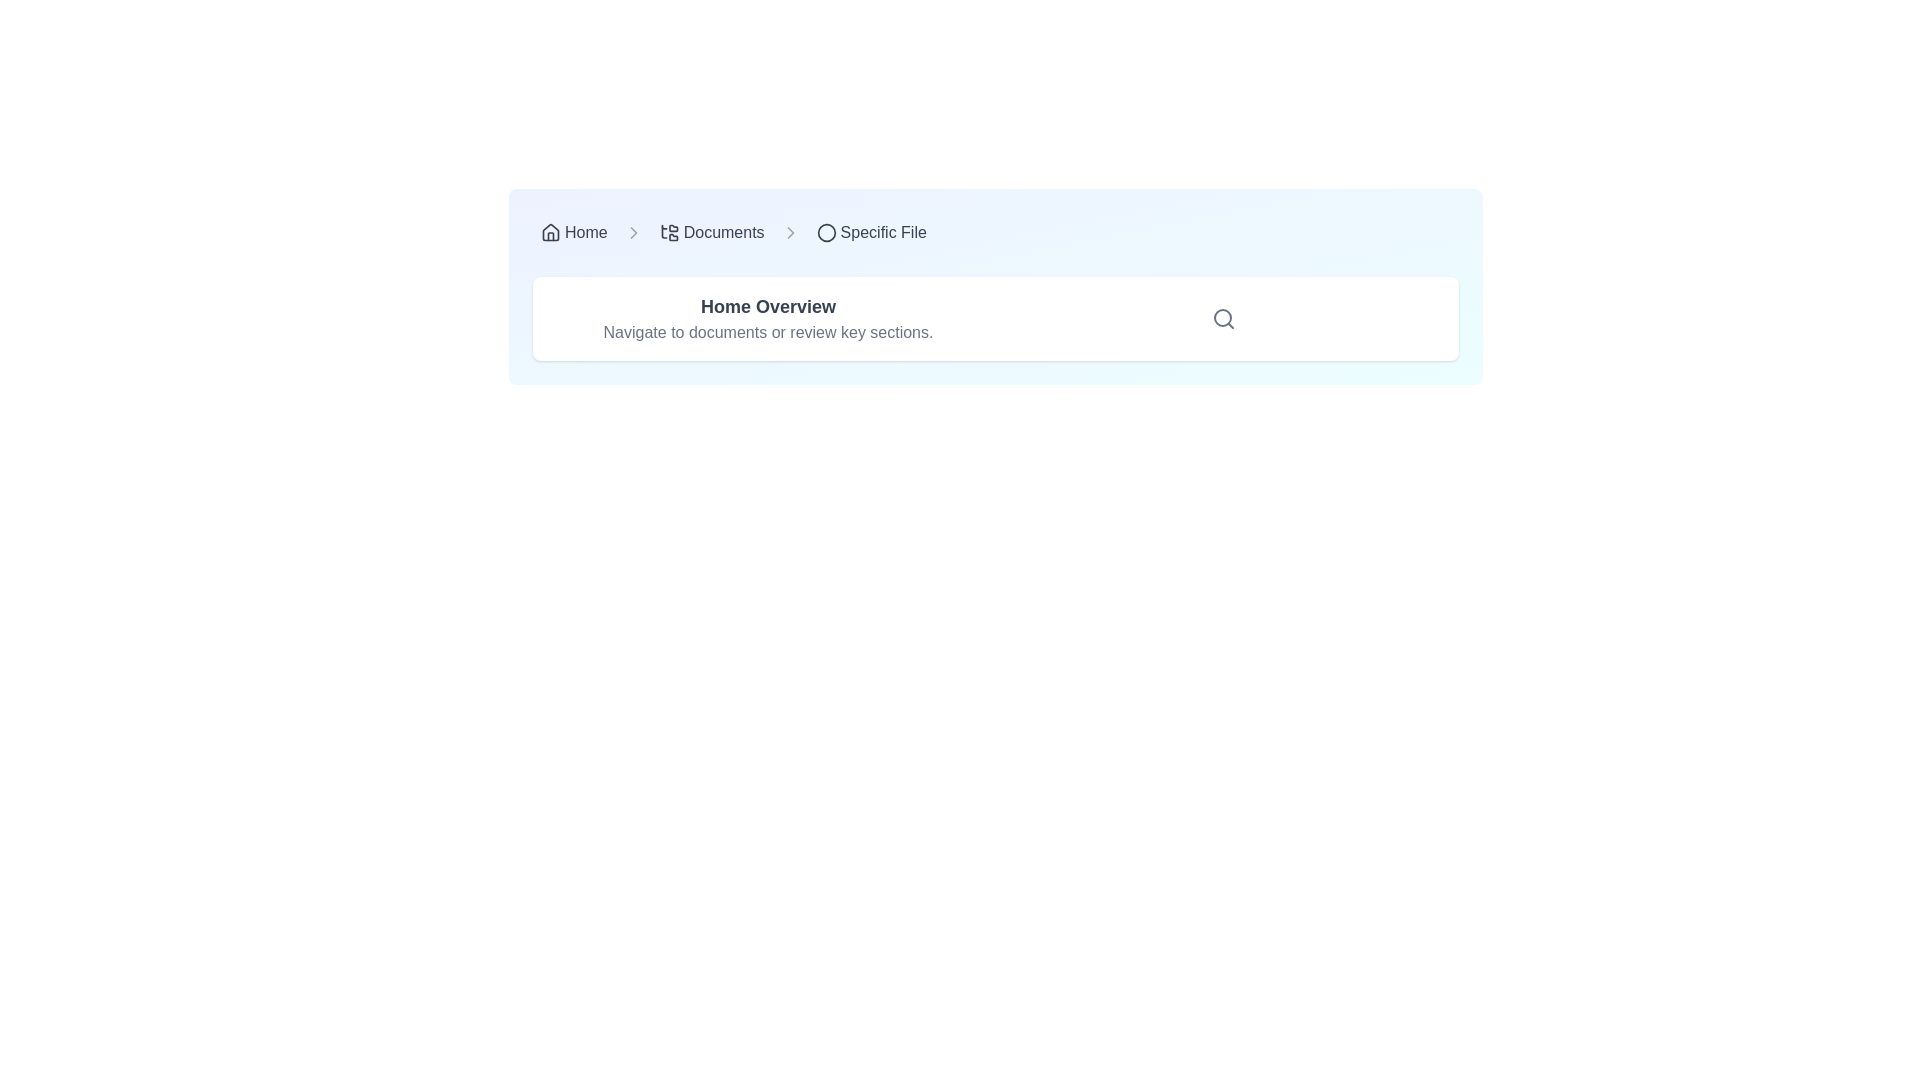  Describe the element at coordinates (996, 318) in the screenshot. I see `the informational panel or card that provides guidance for navigation or document review tools, located in the middle of the interface with a white block and shadowing` at that location.